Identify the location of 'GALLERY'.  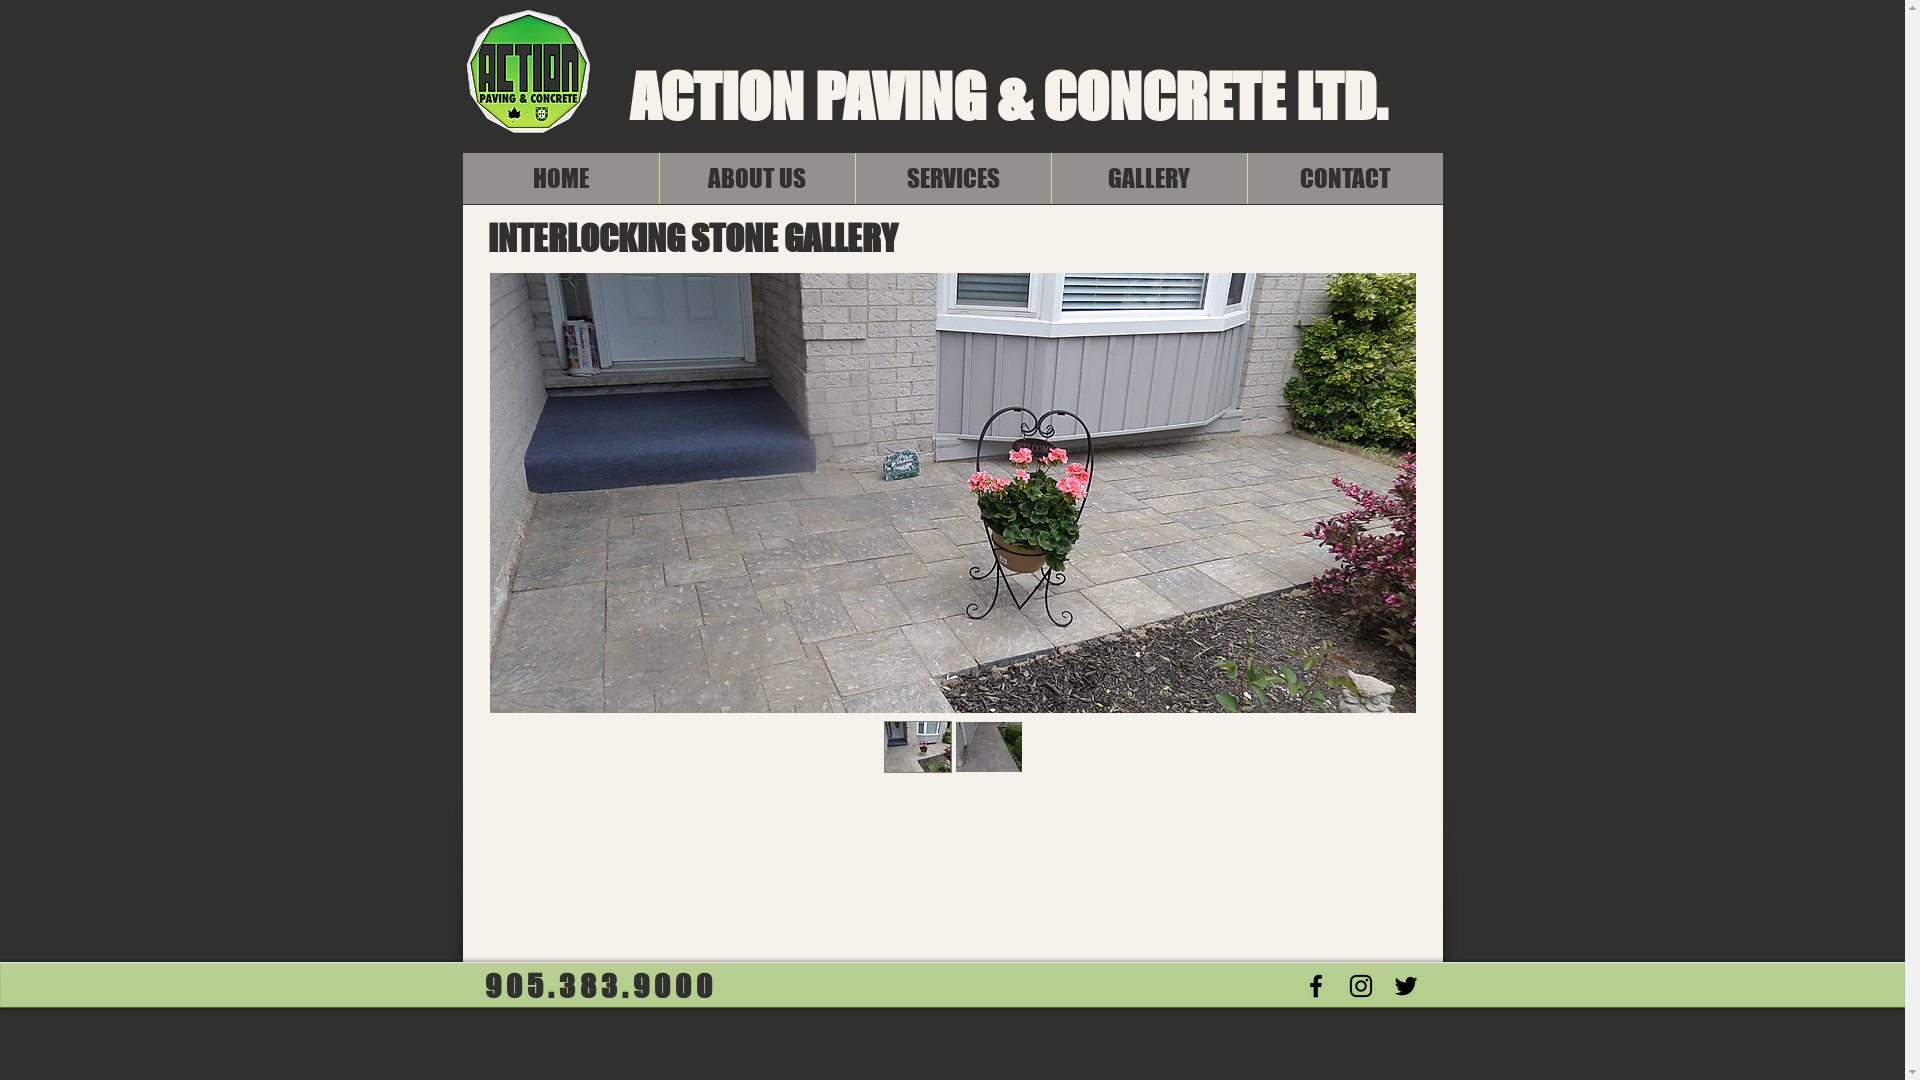
(1147, 177).